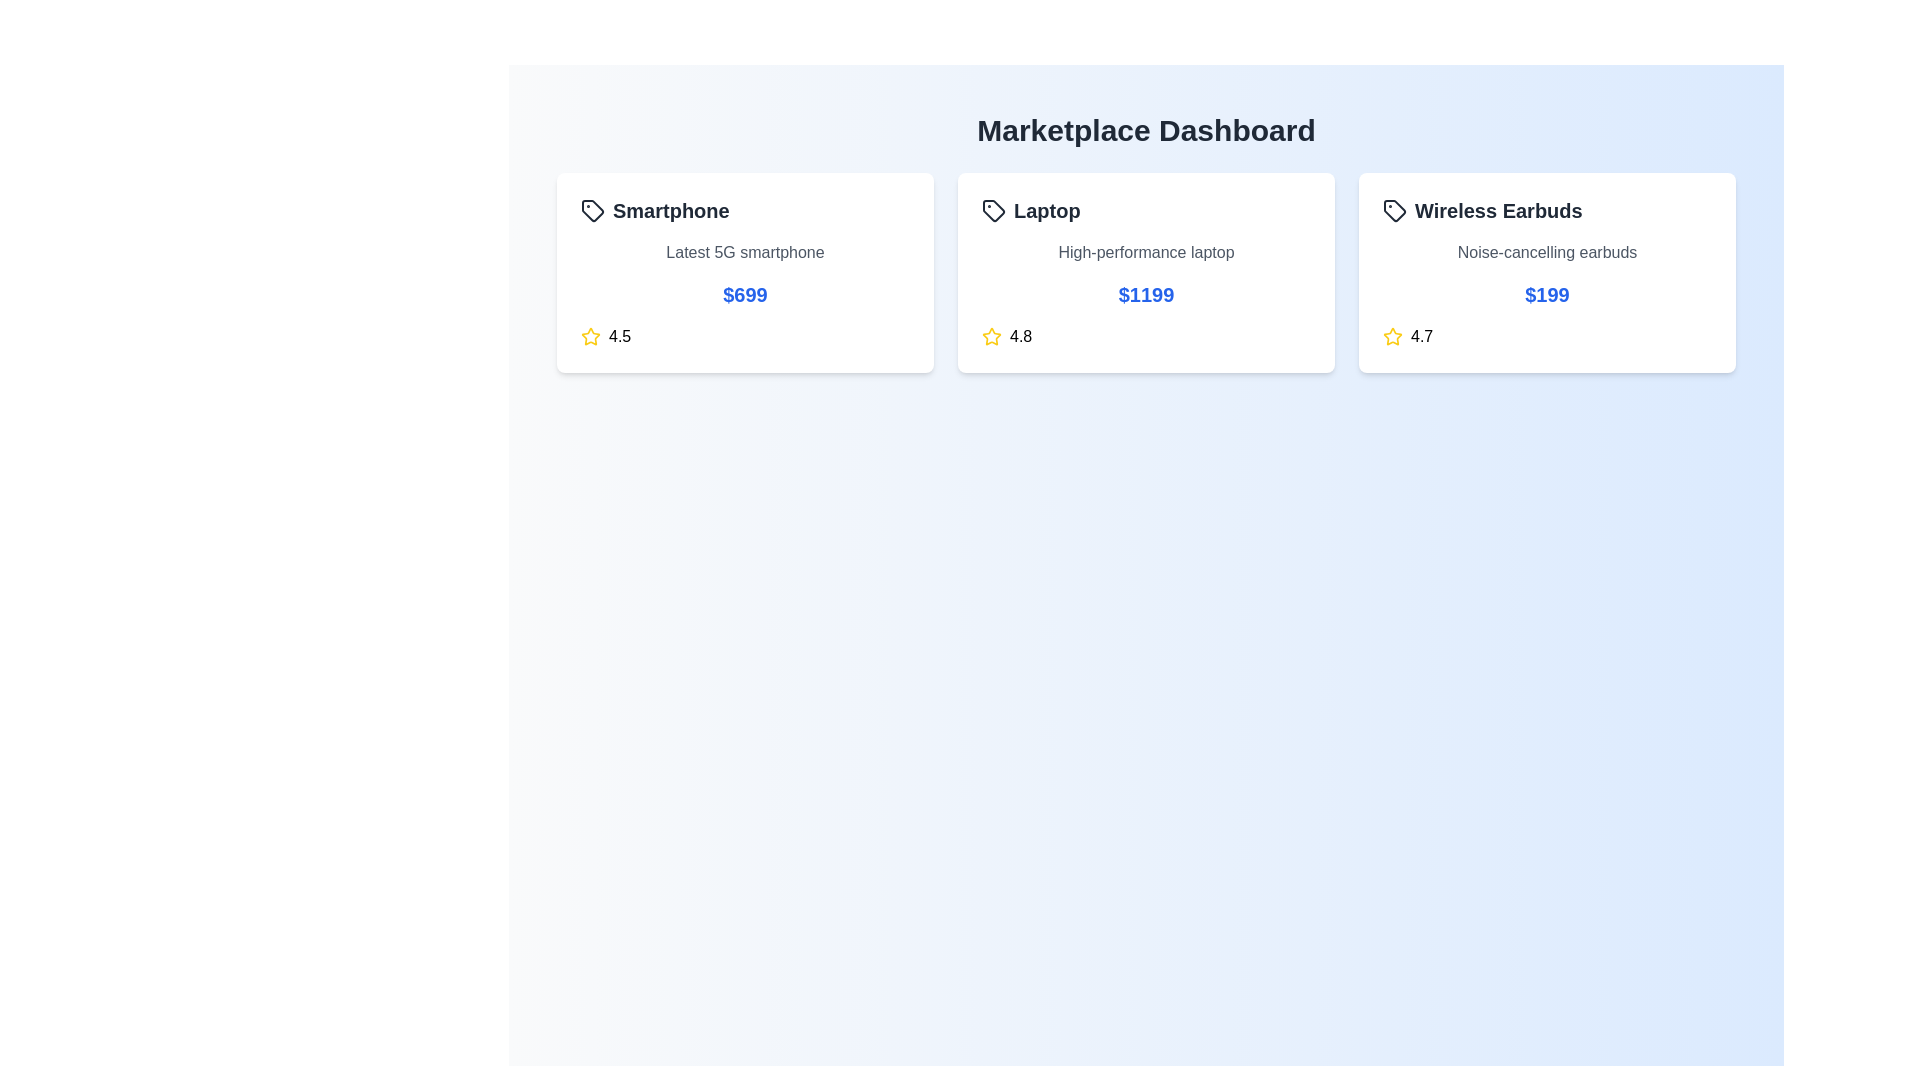  I want to click on the text label providing additional details for the 'Wireless Earbuds' located in the middle of the rightmost card in the Marketplace Dashboard, so click(1546, 252).